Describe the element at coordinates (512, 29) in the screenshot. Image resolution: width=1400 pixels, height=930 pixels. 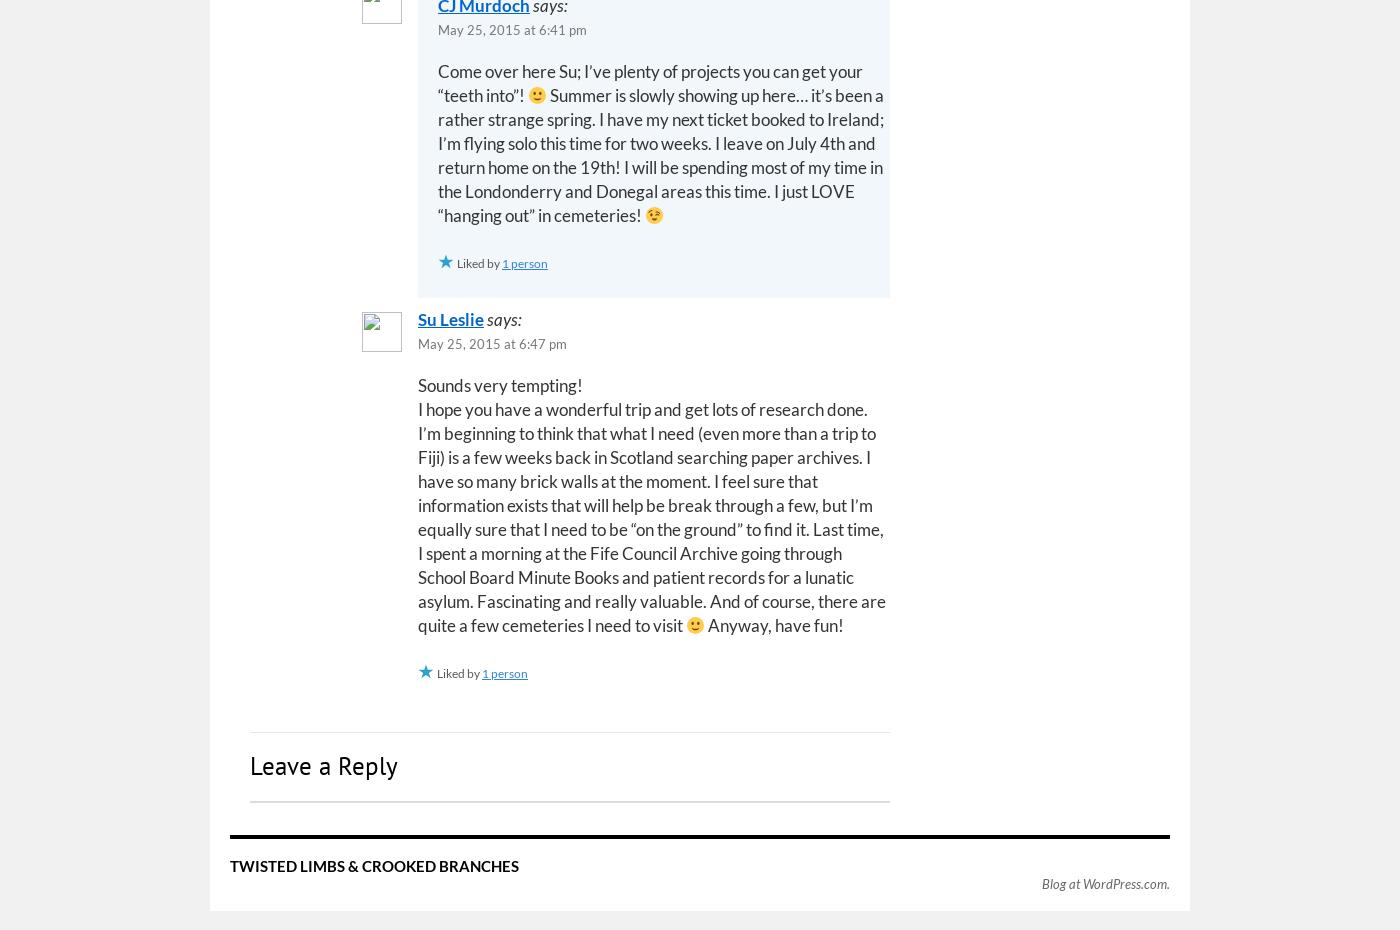
I see `'May 25, 2015 at 6:41 pm'` at that location.